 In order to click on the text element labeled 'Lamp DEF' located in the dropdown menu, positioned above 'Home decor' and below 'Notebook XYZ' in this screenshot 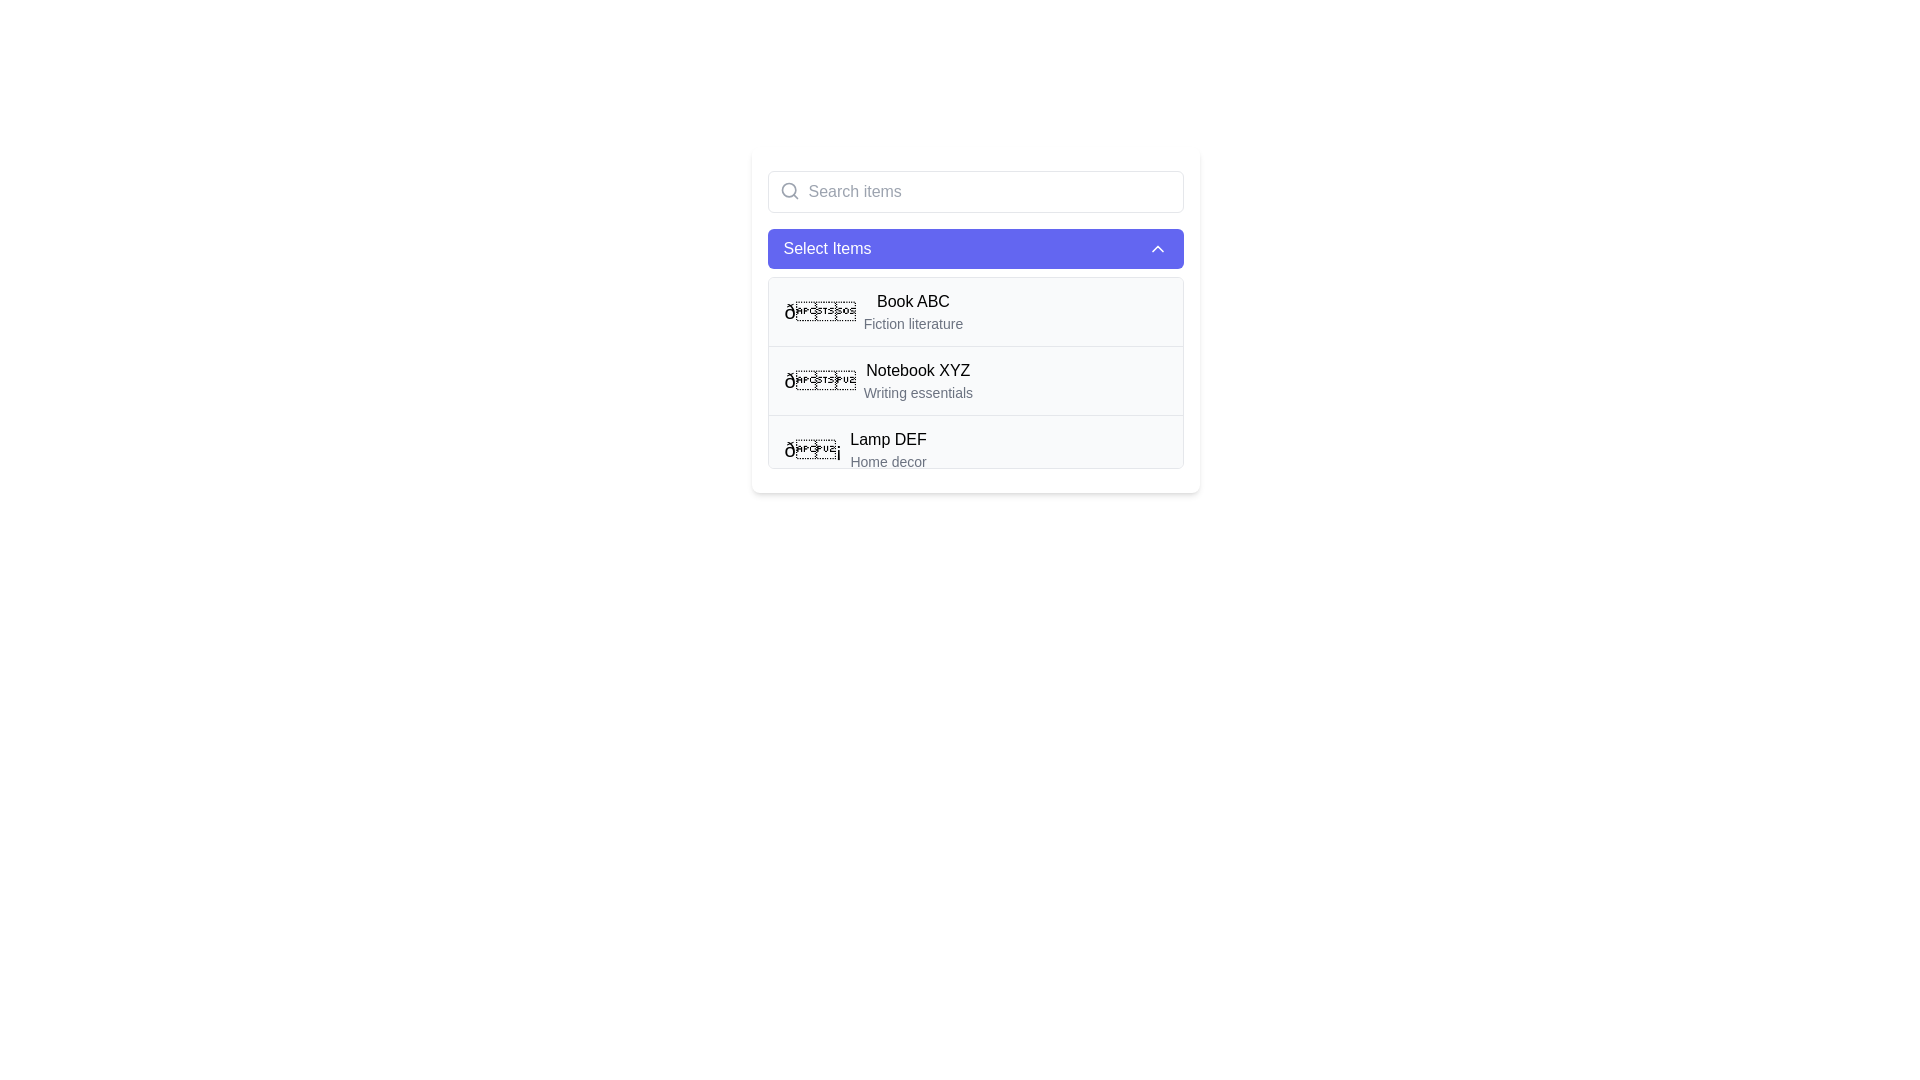, I will do `click(887, 438)`.